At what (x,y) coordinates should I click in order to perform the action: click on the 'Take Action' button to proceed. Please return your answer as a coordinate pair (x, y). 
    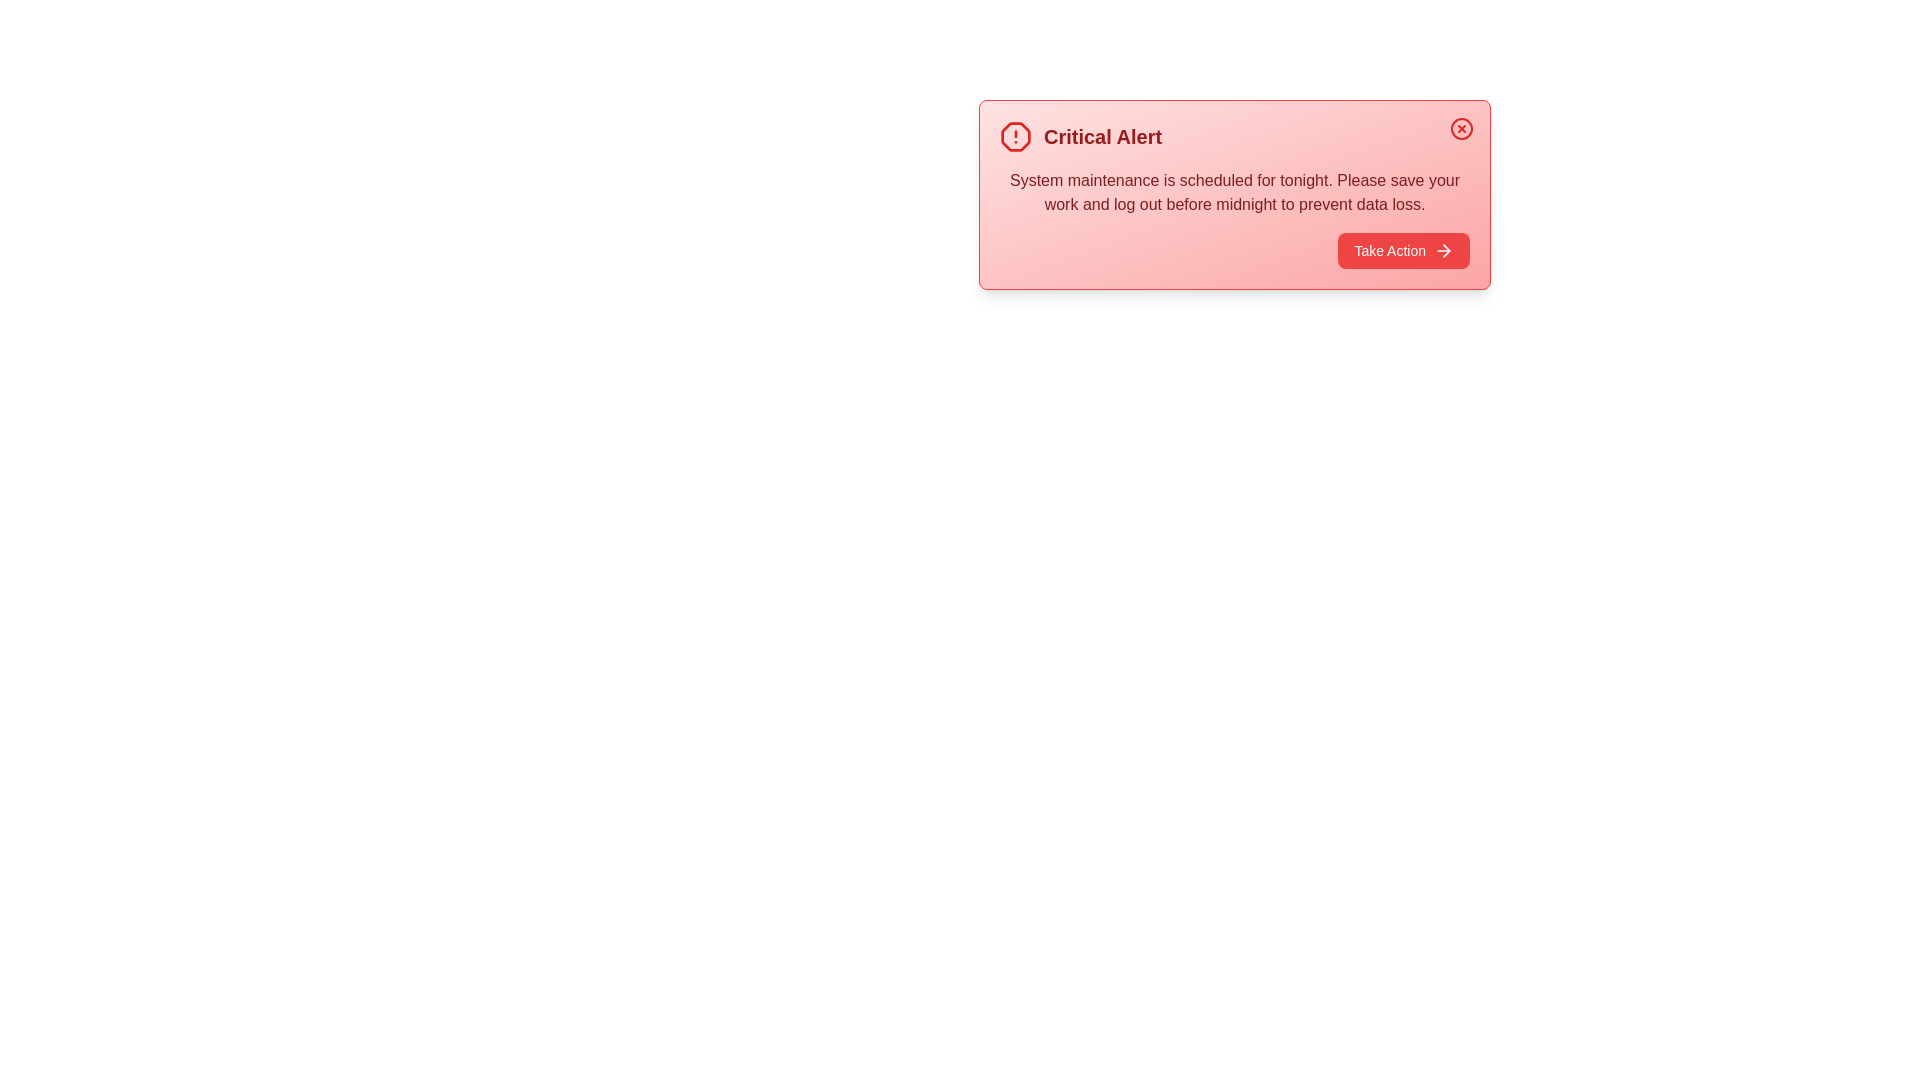
    Looking at the image, I should click on (1402, 249).